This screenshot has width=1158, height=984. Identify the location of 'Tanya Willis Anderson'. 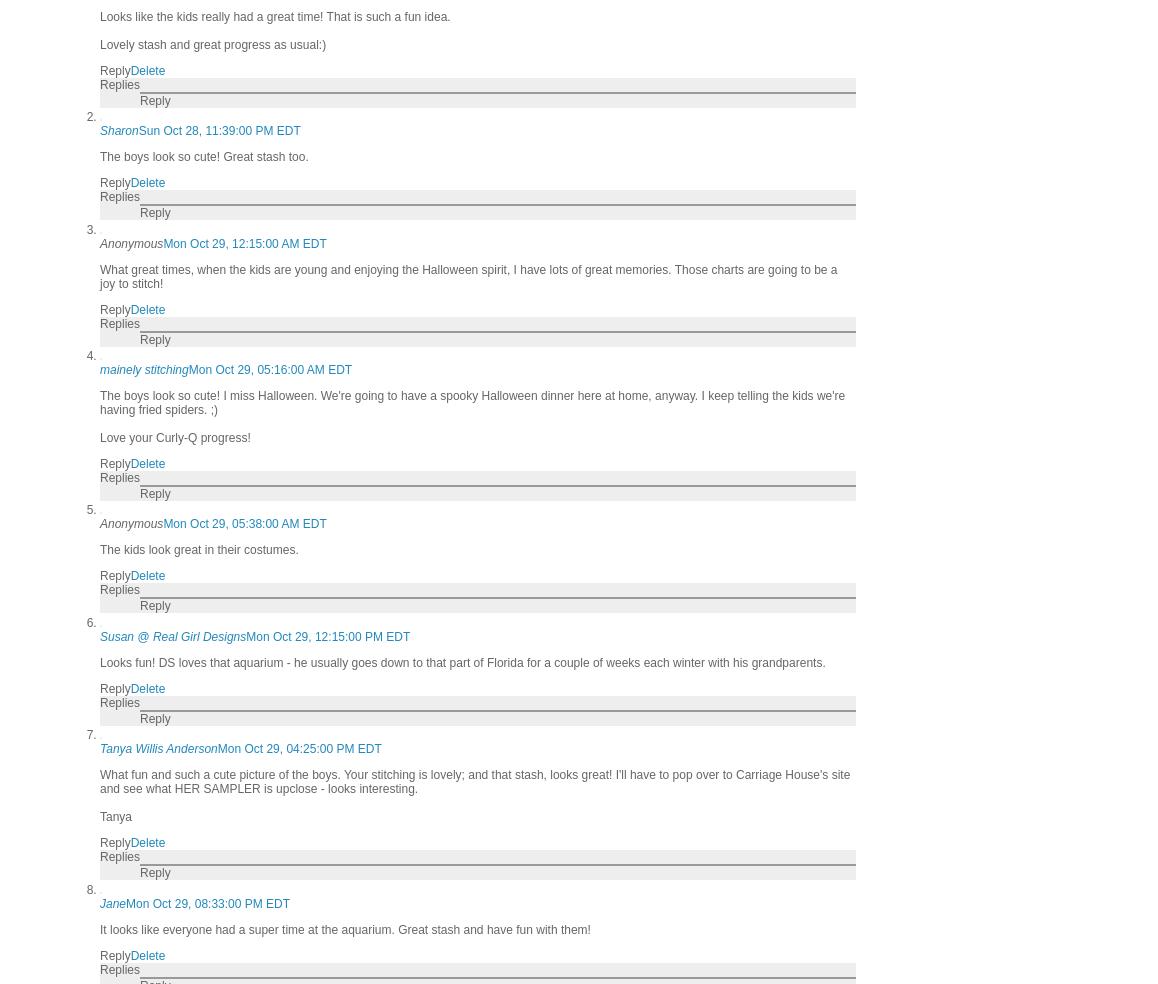
(157, 748).